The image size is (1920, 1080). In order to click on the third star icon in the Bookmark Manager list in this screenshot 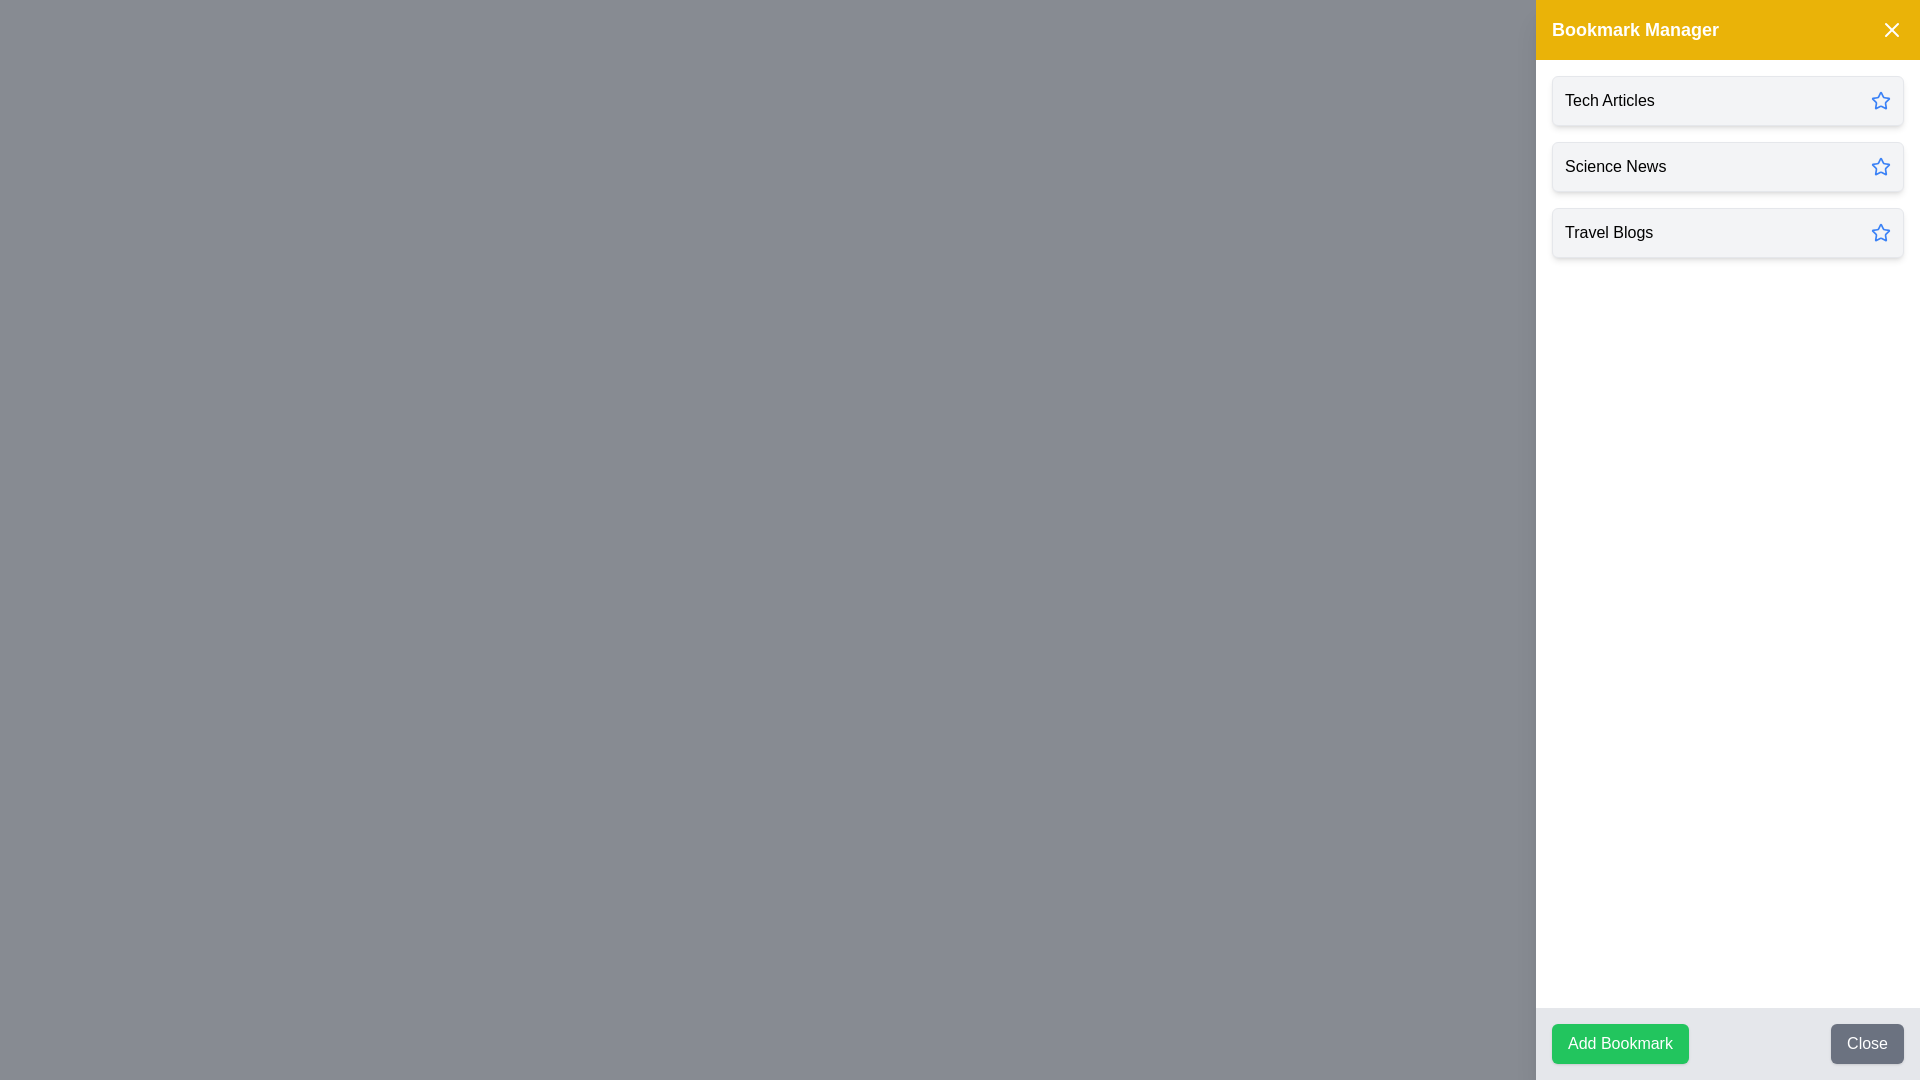, I will do `click(1879, 230)`.